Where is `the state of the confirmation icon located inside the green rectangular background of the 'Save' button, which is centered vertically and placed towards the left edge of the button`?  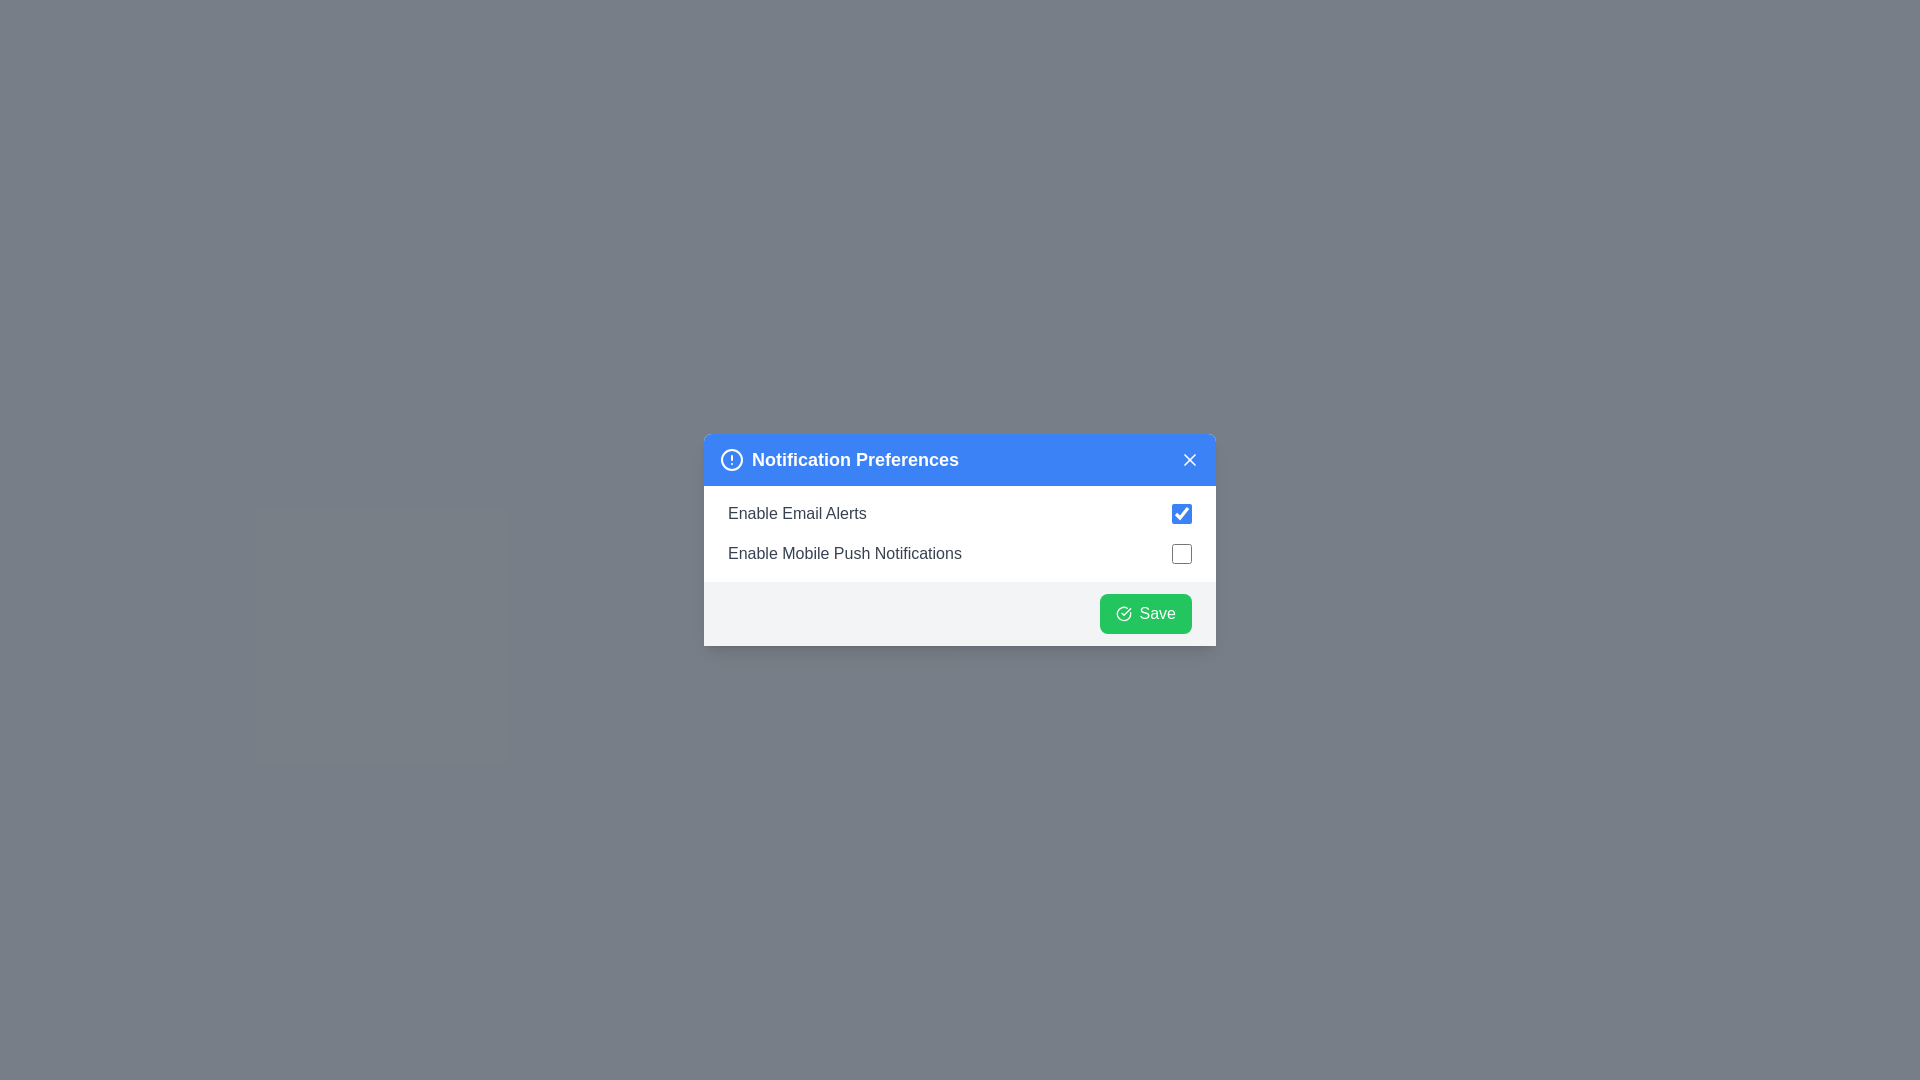
the state of the confirmation icon located inside the green rectangular background of the 'Save' button, which is centered vertically and placed towards the left edge of the button is located at coordinates (1123, 612).